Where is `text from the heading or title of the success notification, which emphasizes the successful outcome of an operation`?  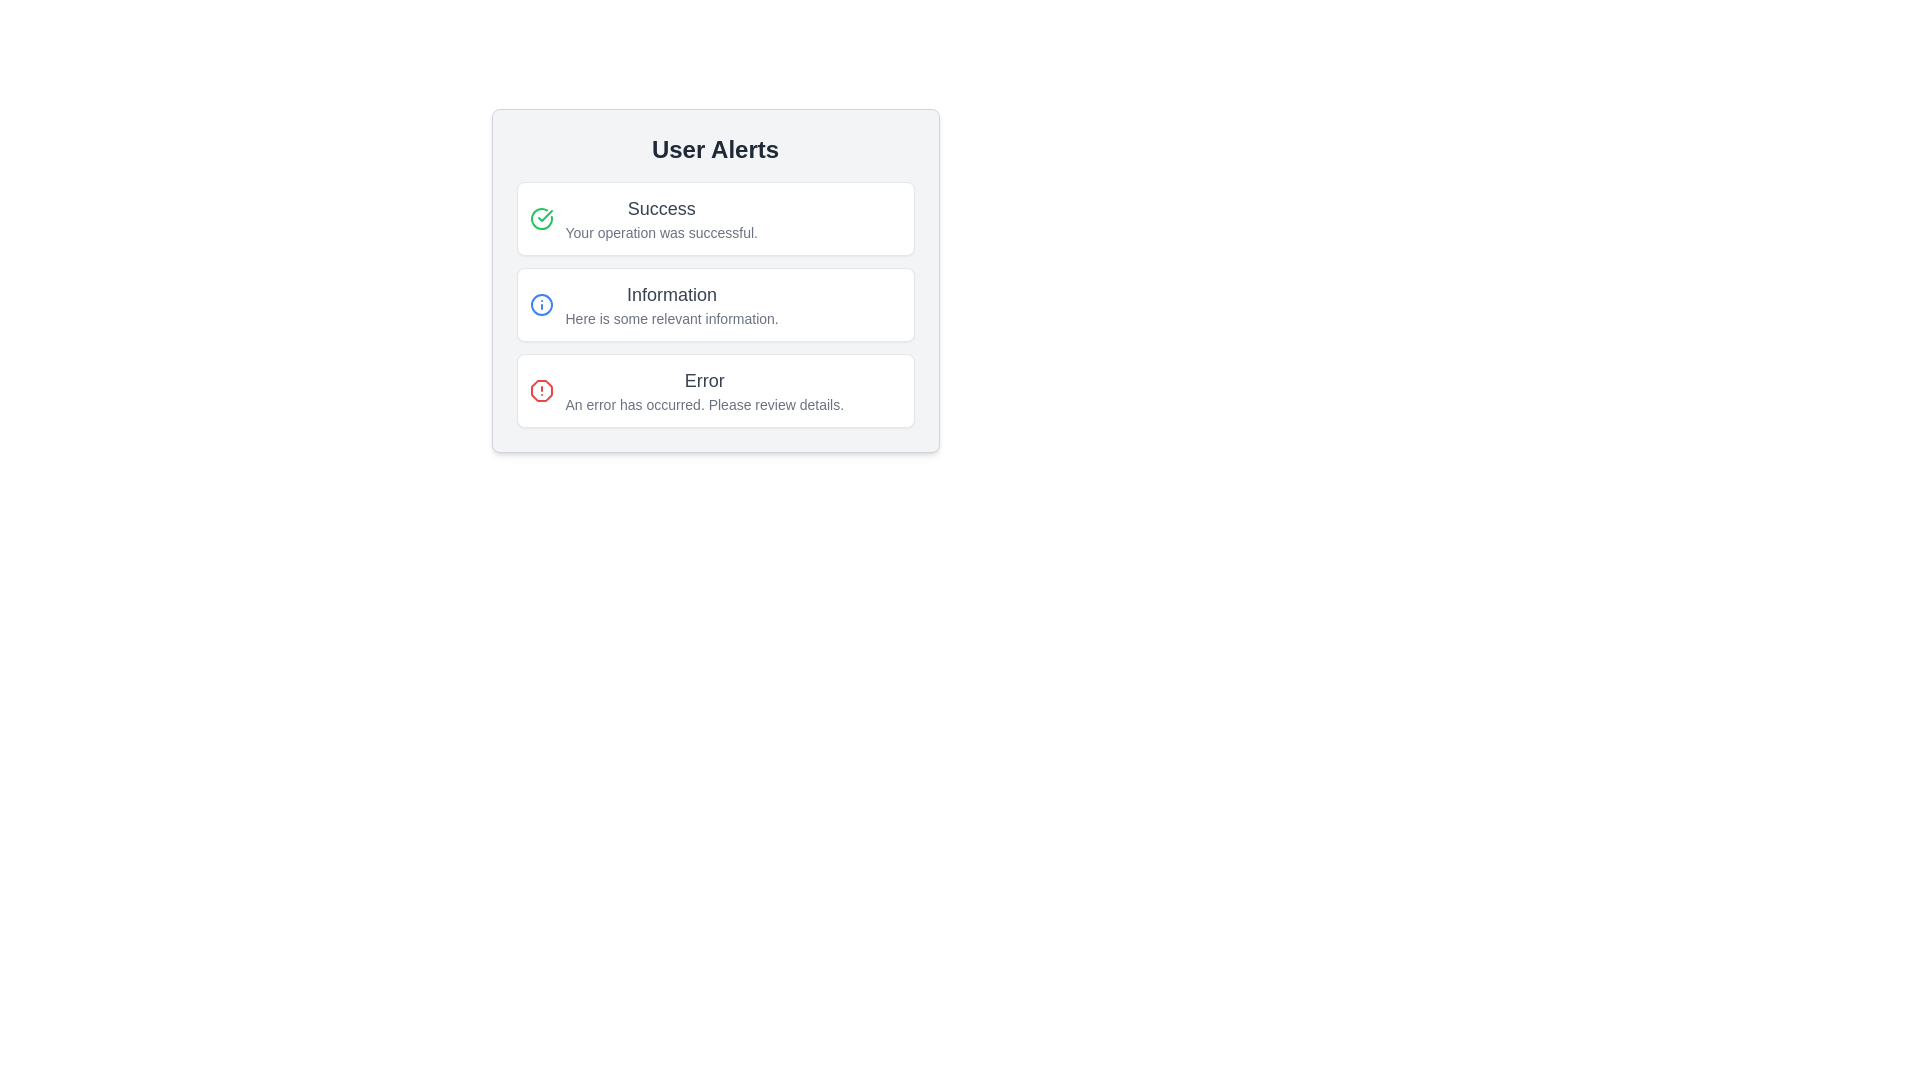
text from the heading or title of the success notification, which emphasizes the successful outcome of an operation is located at coordinates (661, 208).